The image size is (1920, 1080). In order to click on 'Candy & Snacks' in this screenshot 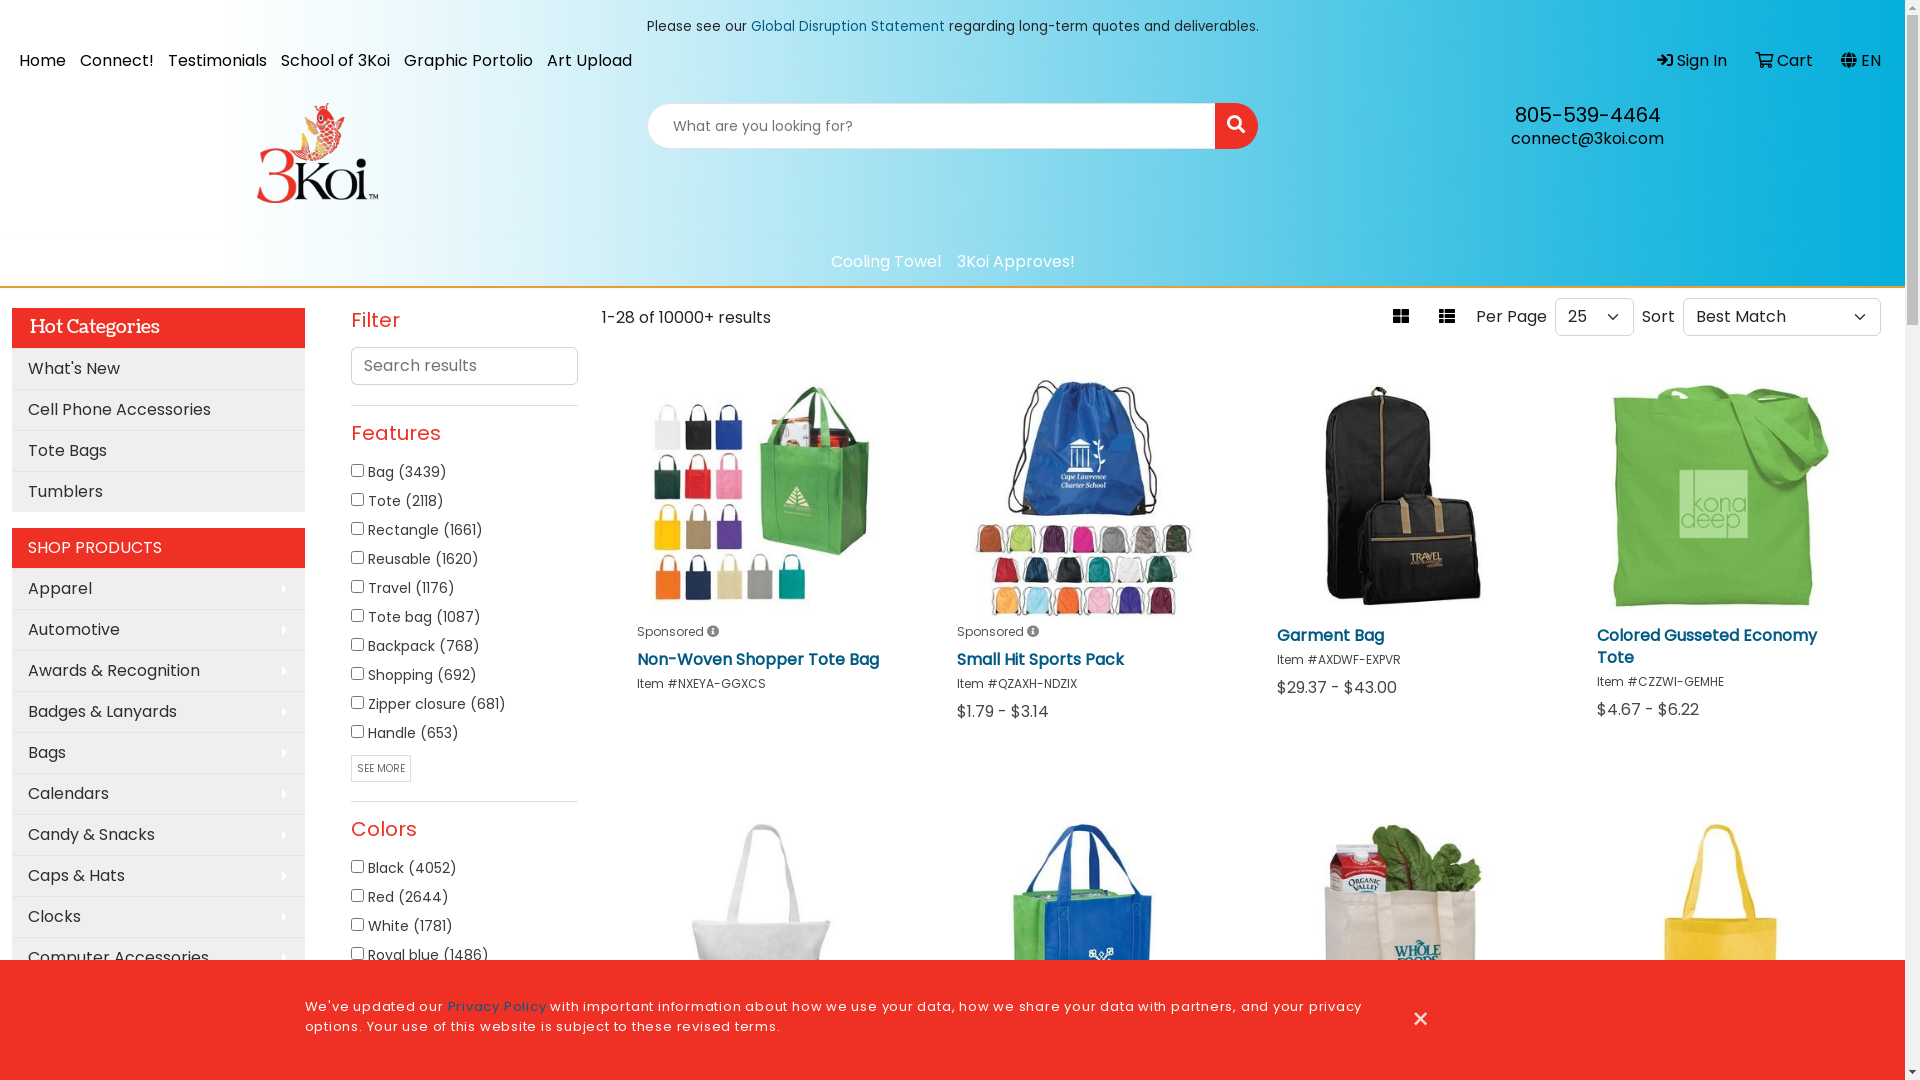, I will do `click(157, 834)`.